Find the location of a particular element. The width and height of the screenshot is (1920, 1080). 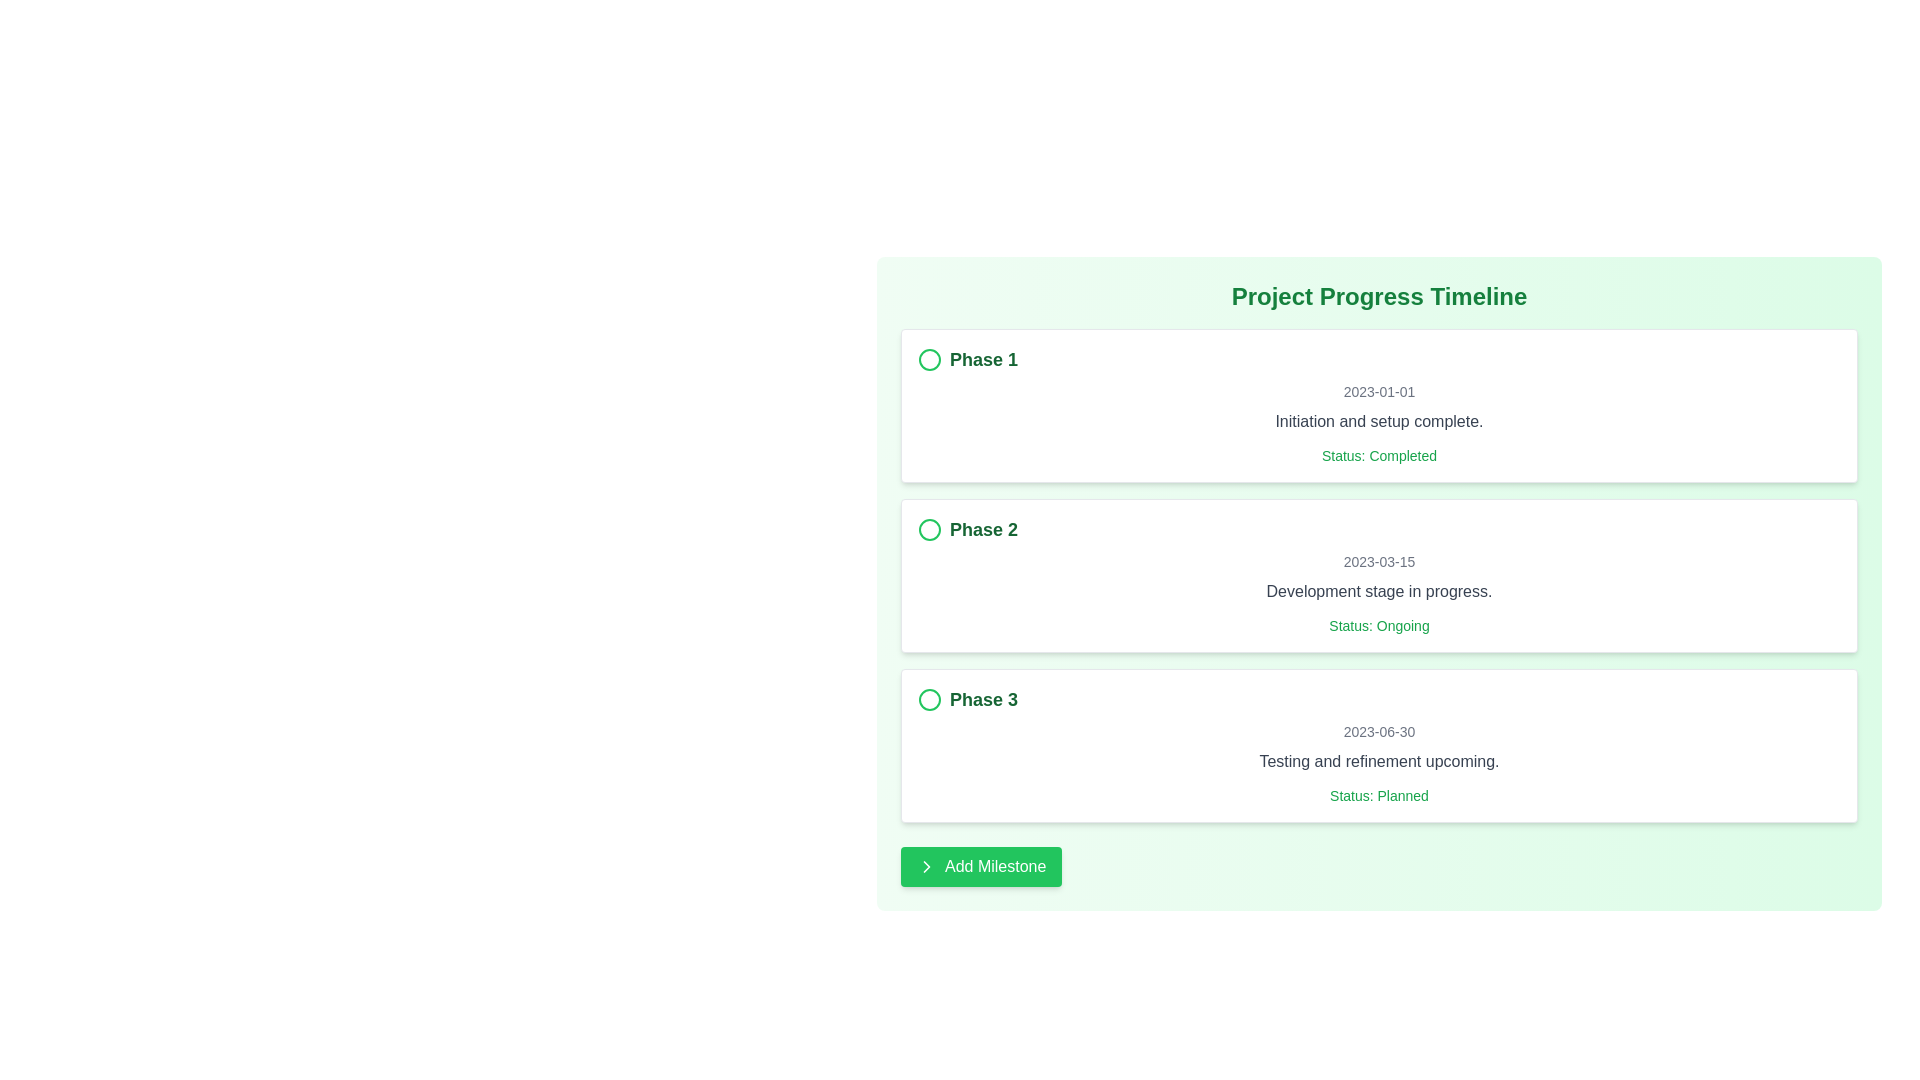

the status indicator icon associated with the 'Phase 3' milestone located to the left of the 'Phase 3' label in the project progress timeline is located at coordinates (929, 698).